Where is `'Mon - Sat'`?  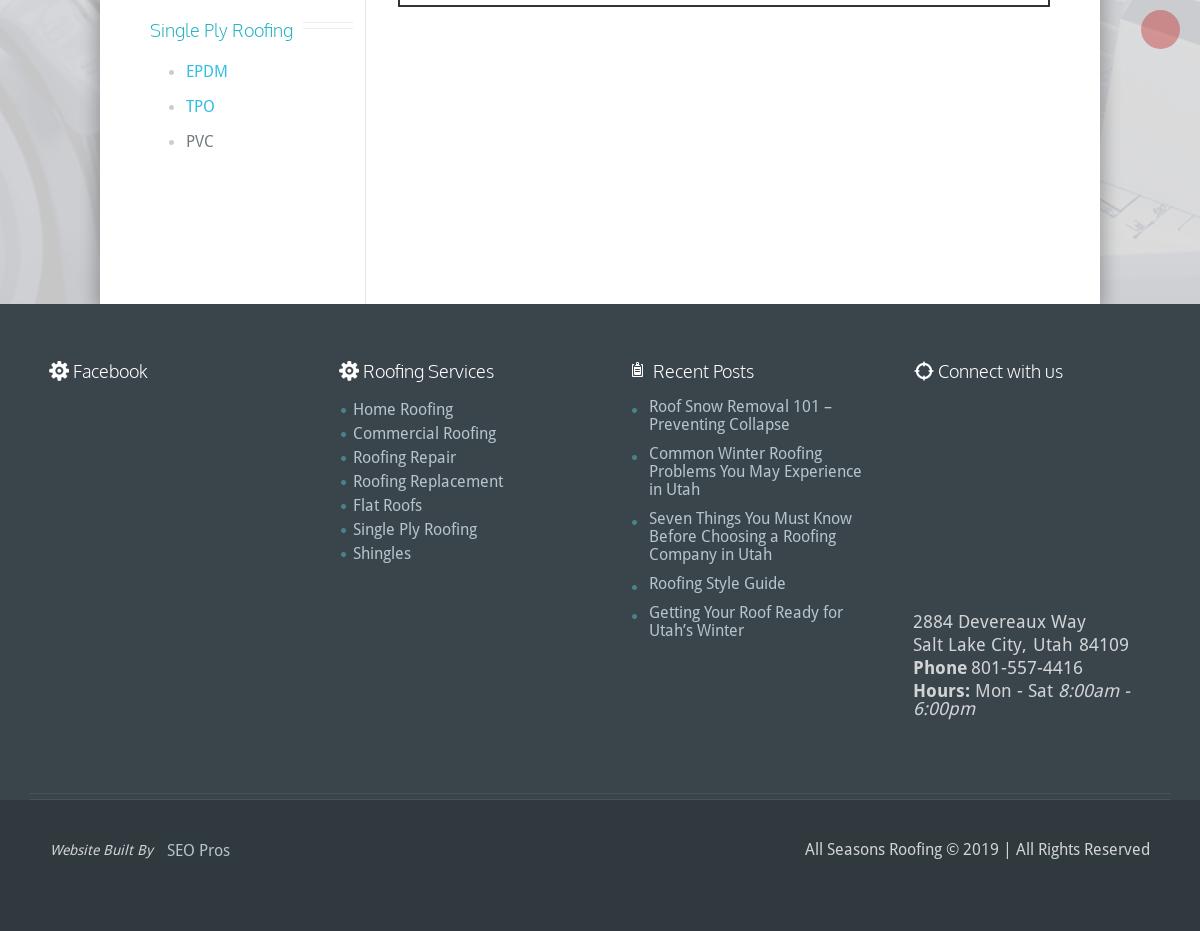 'Mon - Sat' is located at coordinates (1014, 689).